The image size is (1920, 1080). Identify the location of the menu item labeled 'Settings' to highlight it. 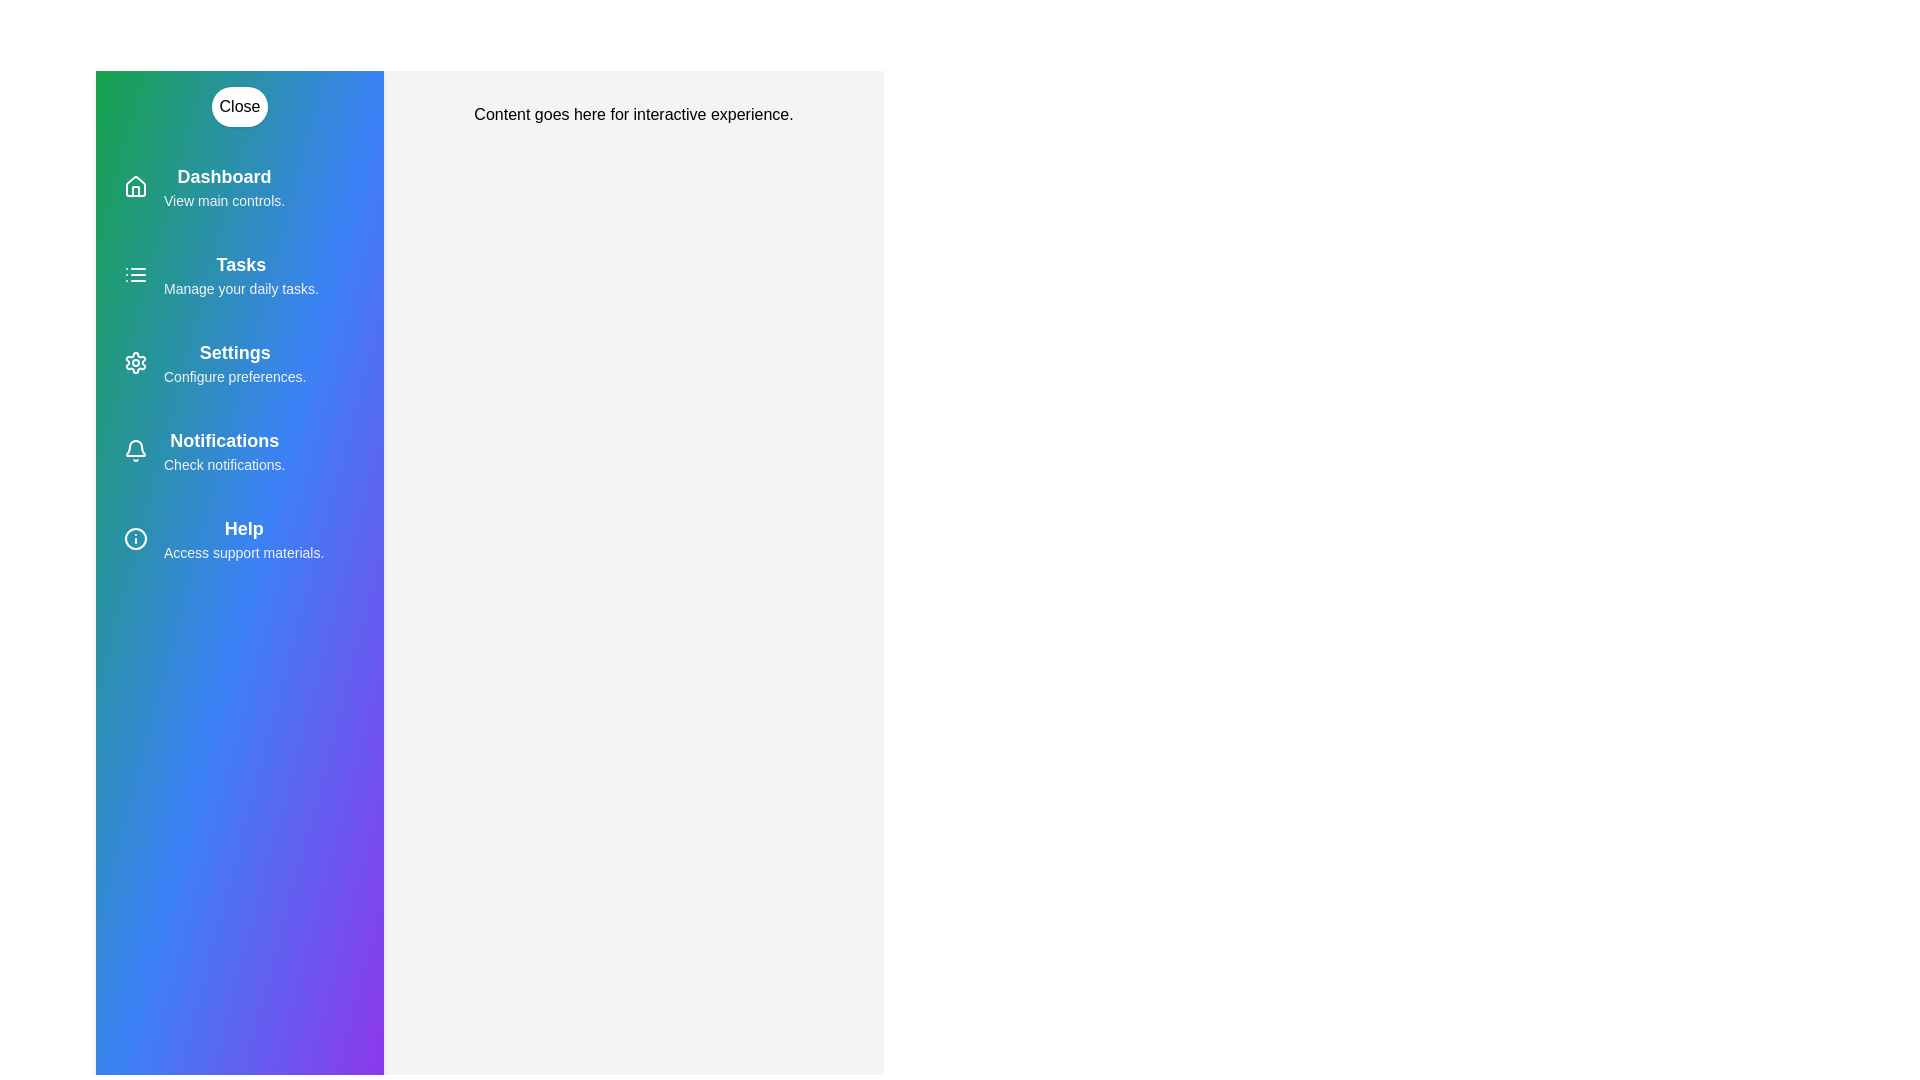
(240, 362).